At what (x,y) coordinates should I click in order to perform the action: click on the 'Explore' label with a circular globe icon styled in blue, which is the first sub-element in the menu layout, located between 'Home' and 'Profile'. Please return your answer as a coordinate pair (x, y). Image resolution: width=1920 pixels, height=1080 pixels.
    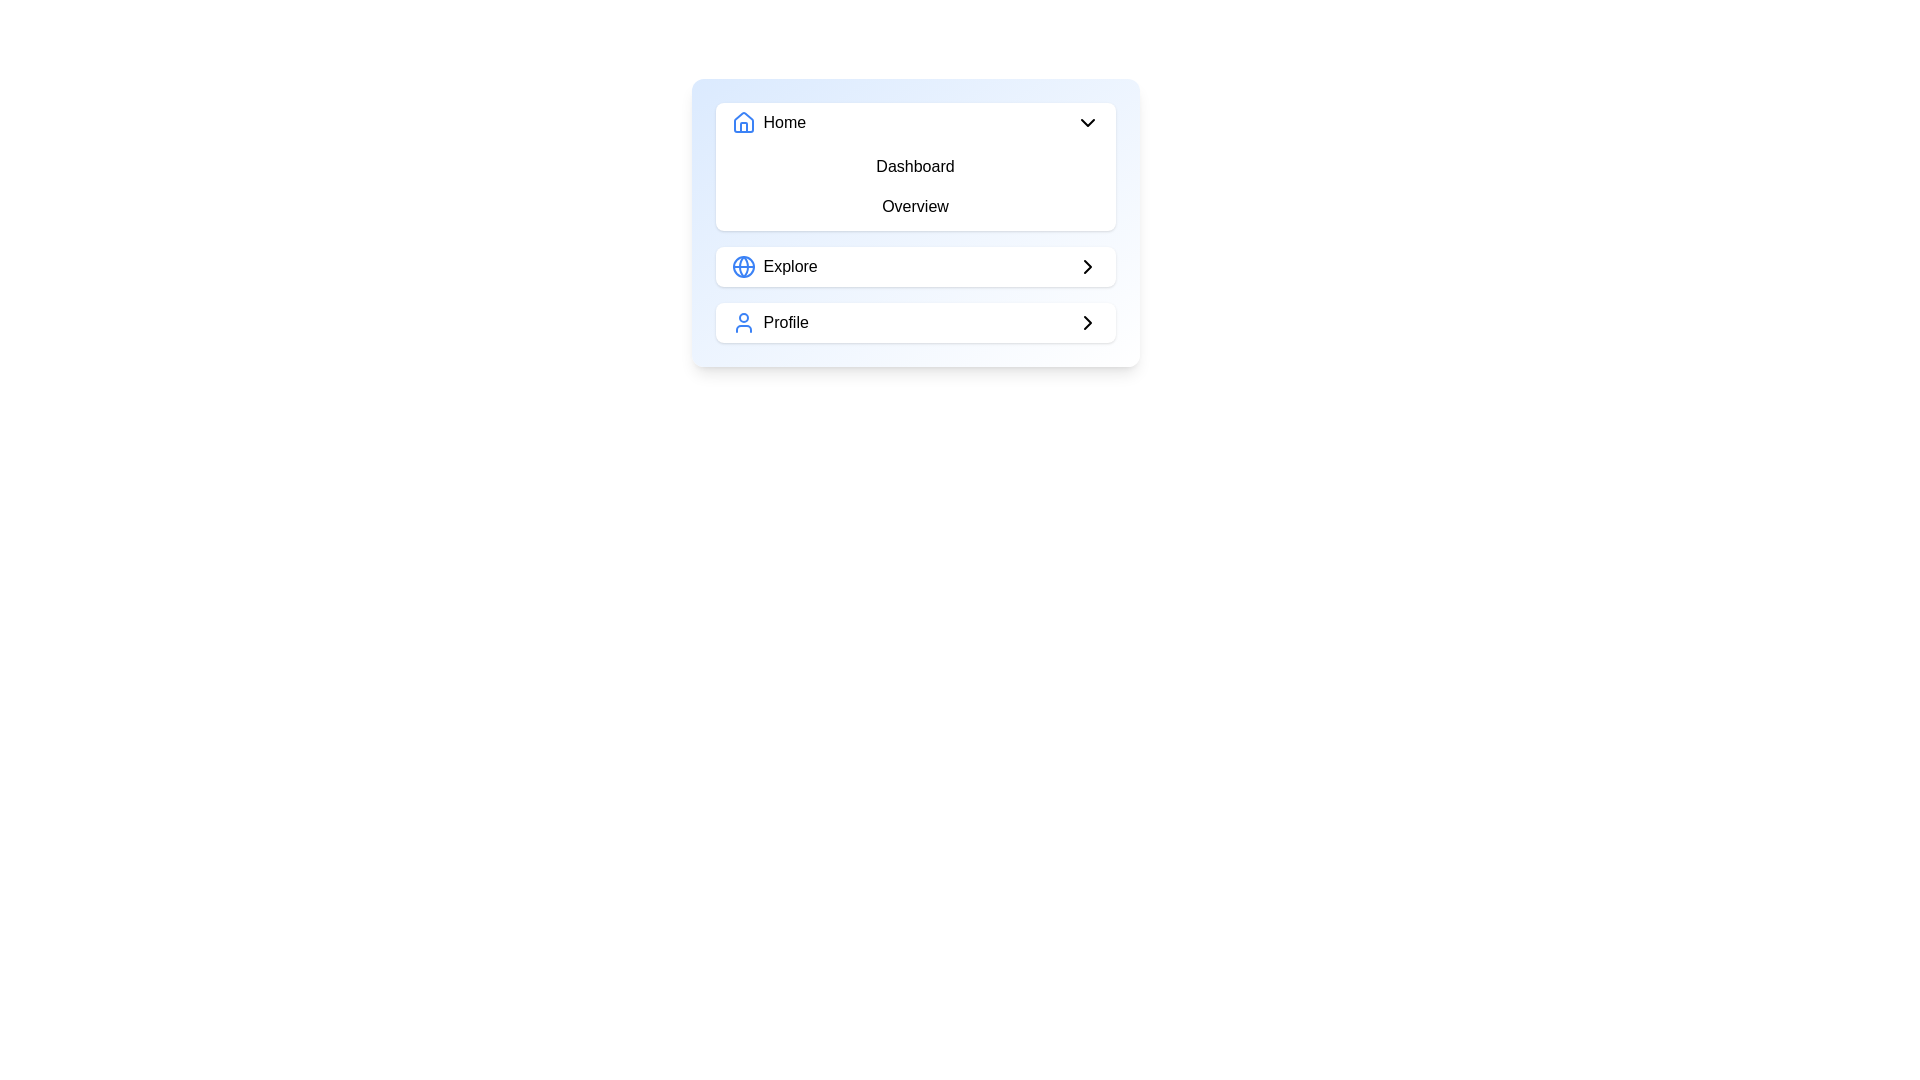
    Looking at the image, I should click on (773, 265).